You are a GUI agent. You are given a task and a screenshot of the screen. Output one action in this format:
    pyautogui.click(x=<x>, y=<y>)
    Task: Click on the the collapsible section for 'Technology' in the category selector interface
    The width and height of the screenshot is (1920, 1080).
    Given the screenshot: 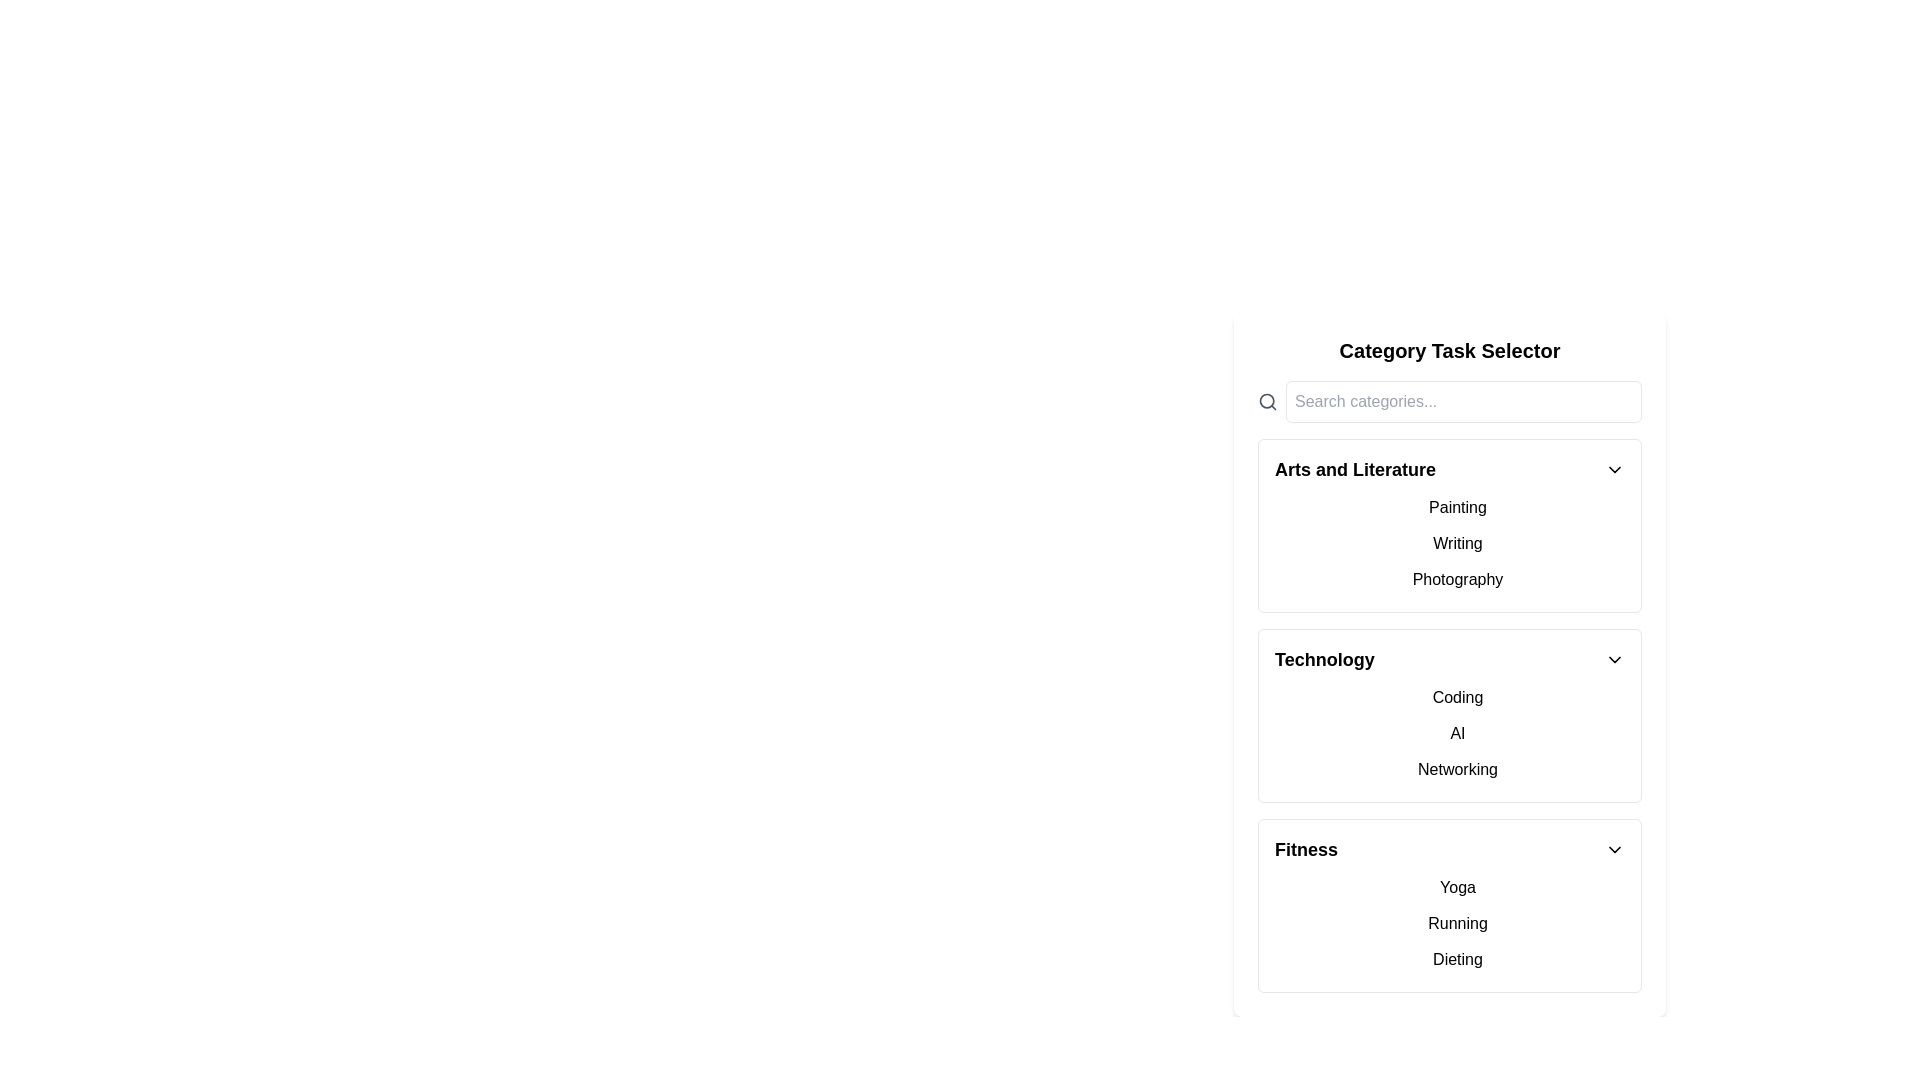 What is the action you would take?
    pyautogui.click(x=1449, y=715)
    